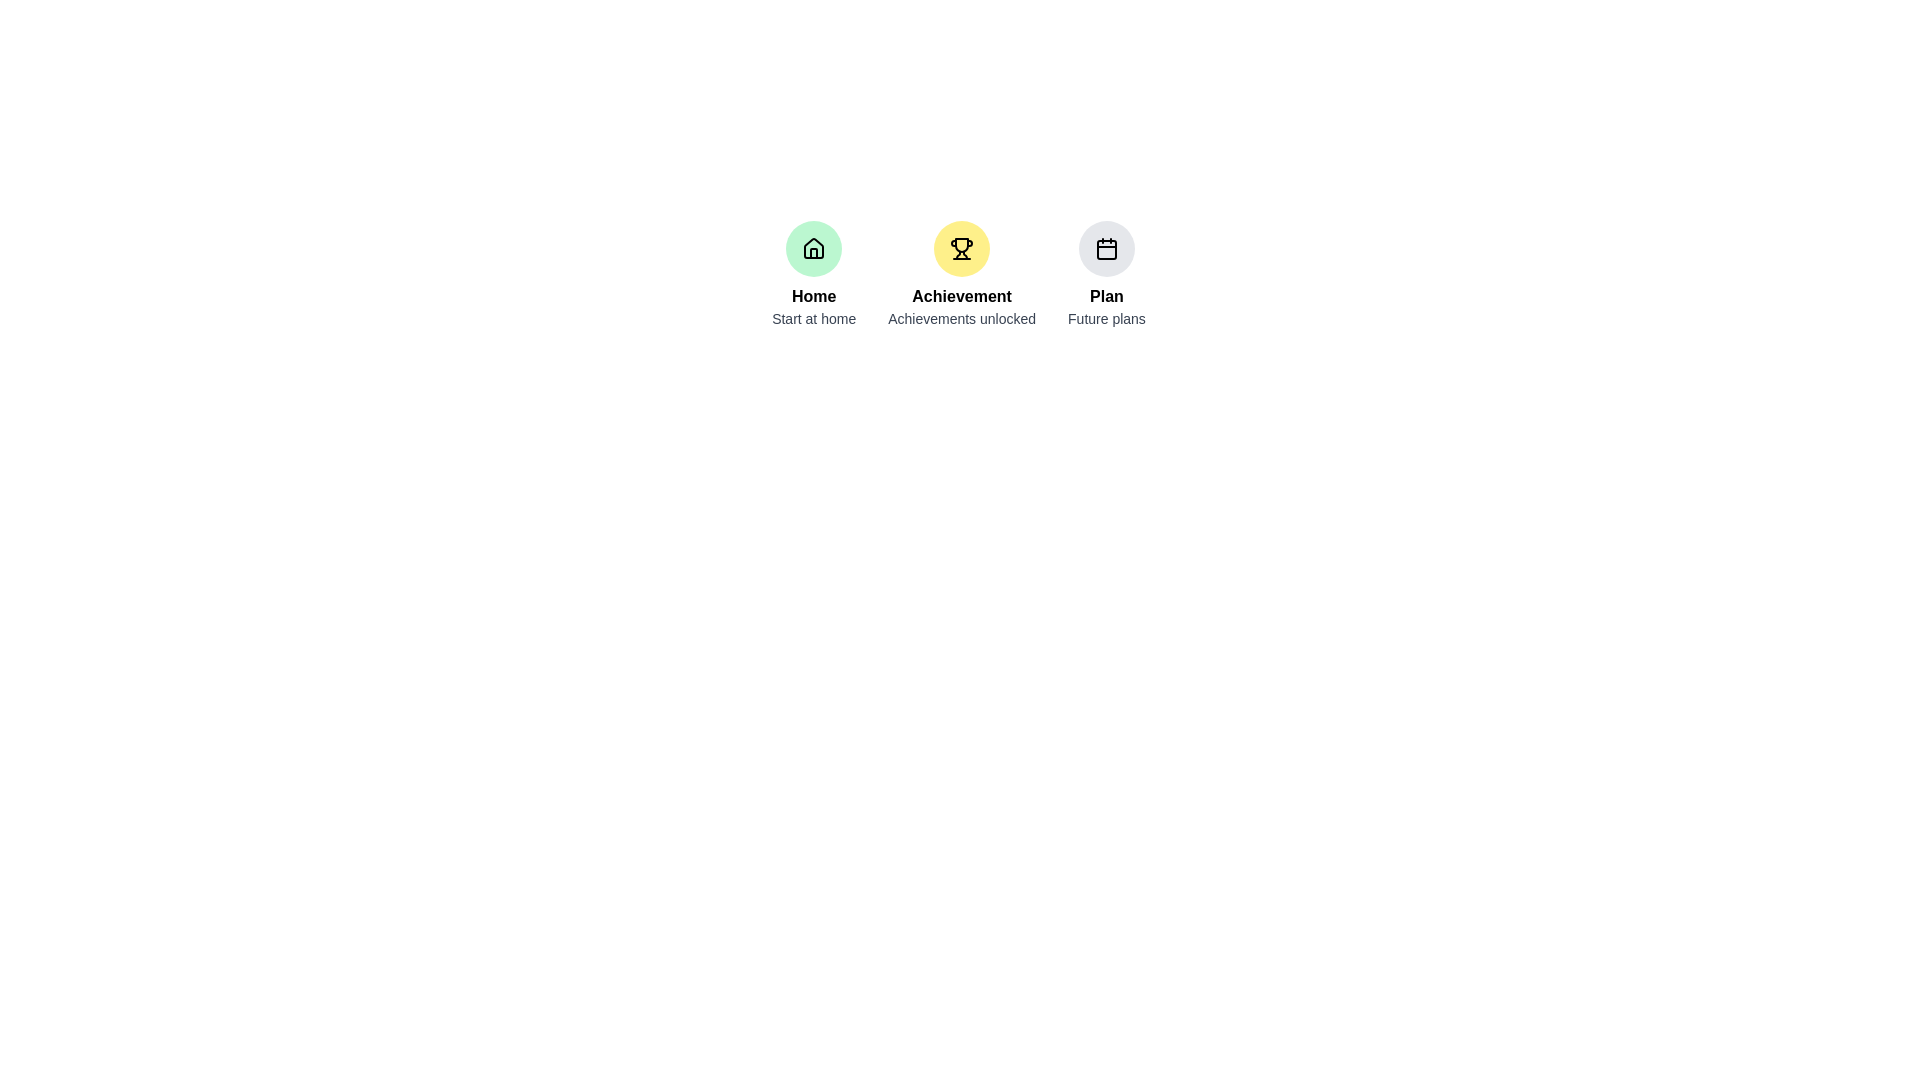 This screenshot has height=1080, width=1920. Describe the element at coordinates (962, 318) in the screenshot. I see `the informational label that provides context about achievements, located directly below the 'Achievement' text and aligned under the trophy icon` at that location.